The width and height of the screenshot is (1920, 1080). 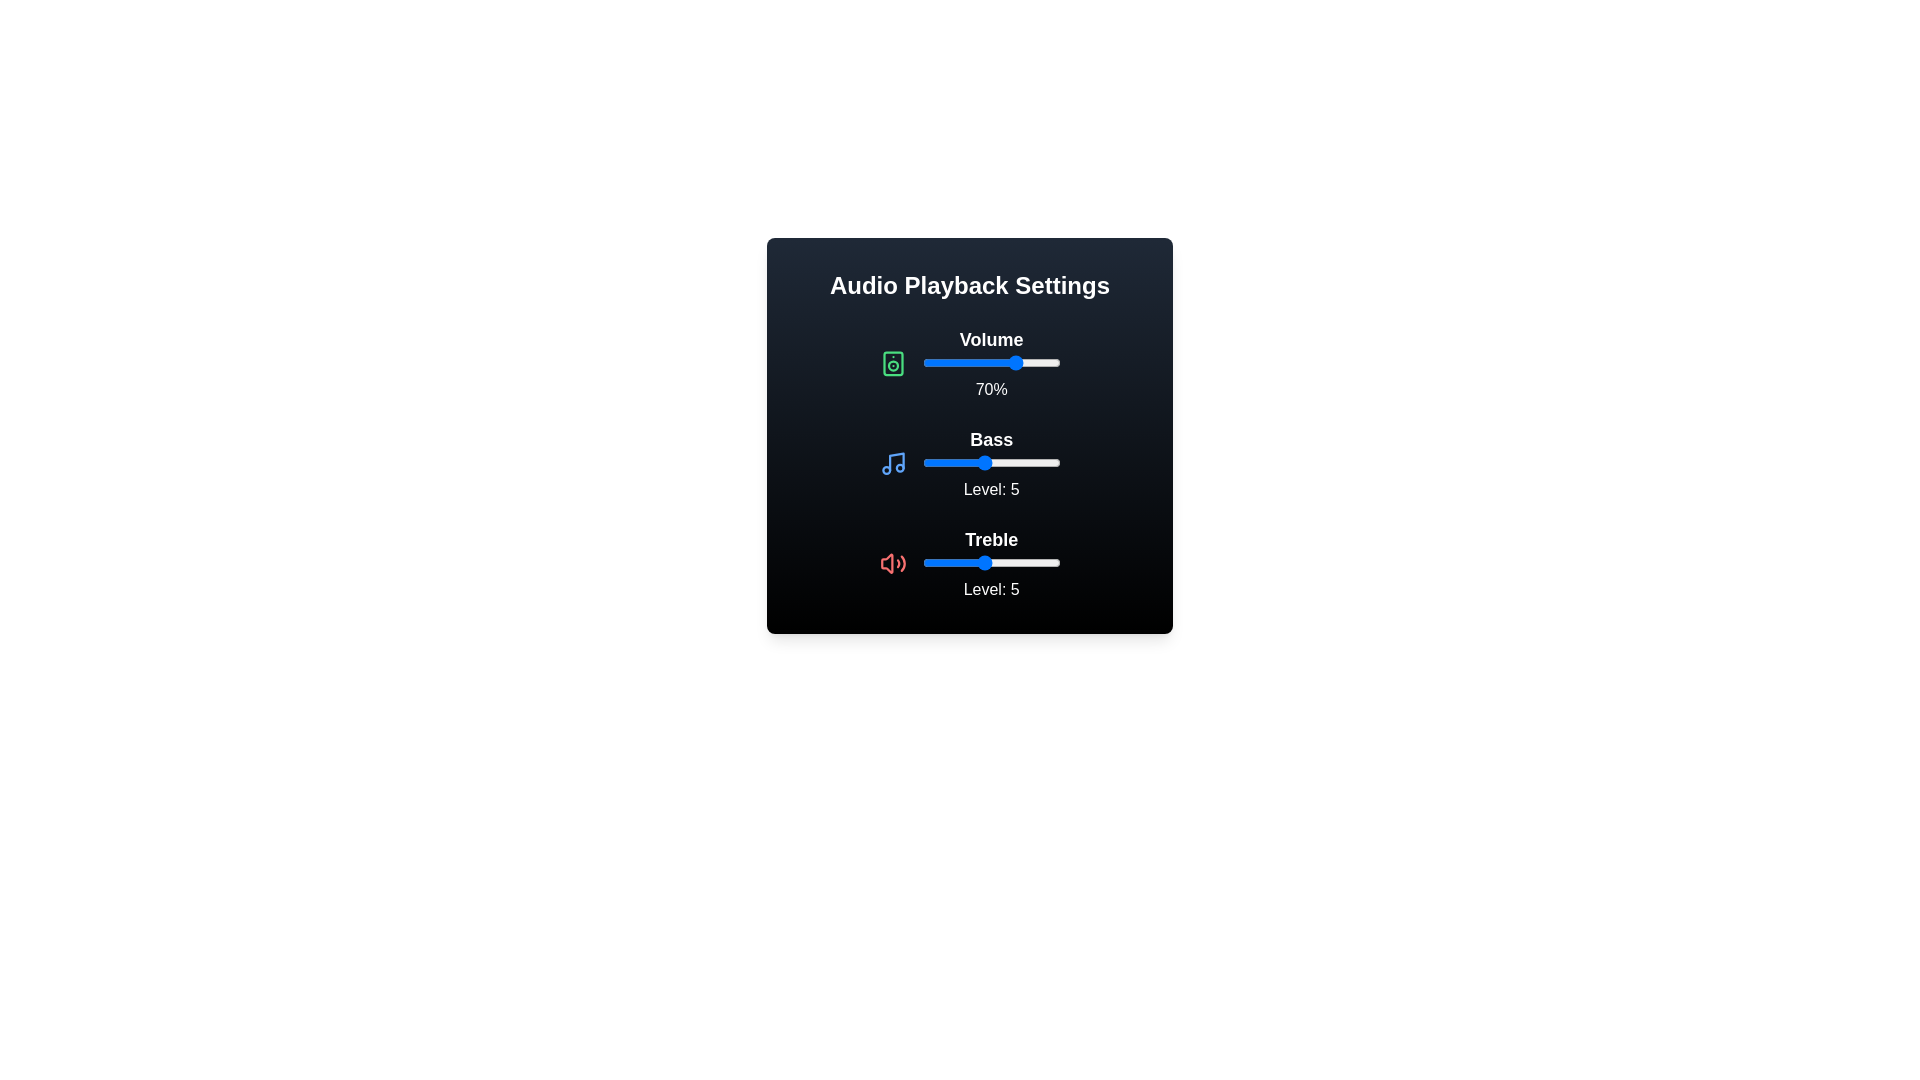 I want to click on the blue musical note icon located to the left of the 'Bass' section in the audio settings interface, so click(x=892, y=463).